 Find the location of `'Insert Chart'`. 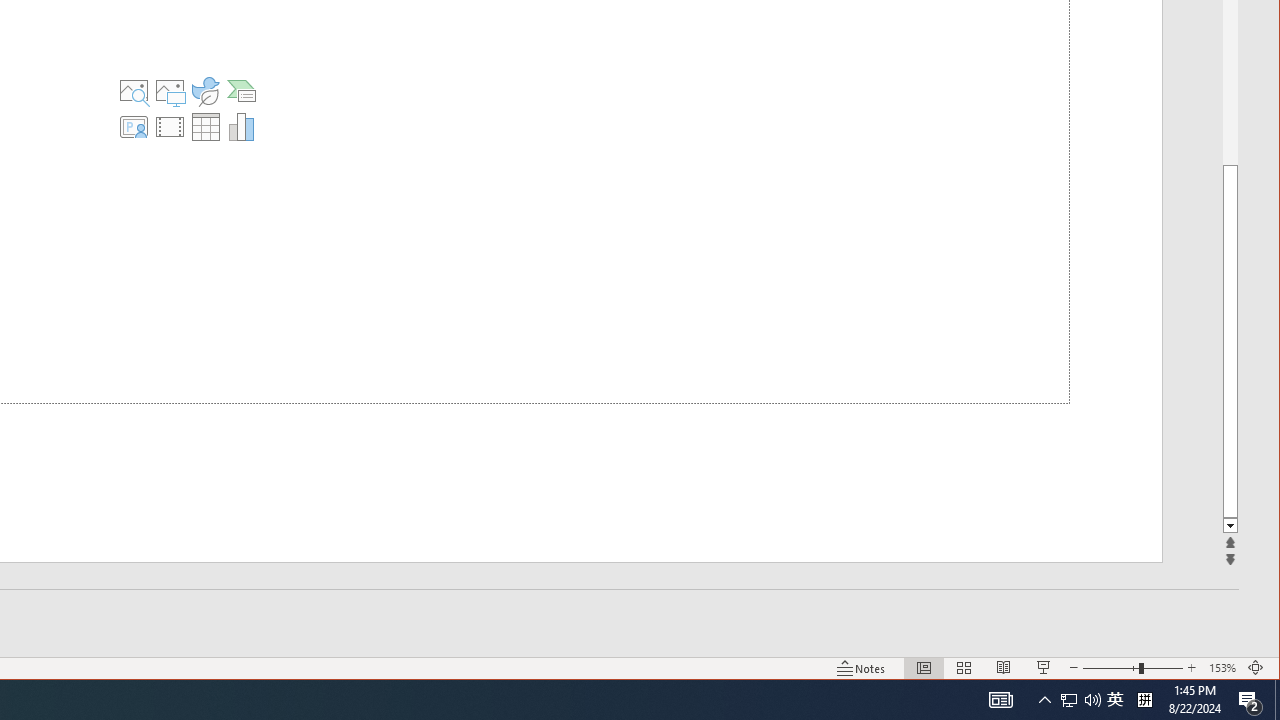

'Insert Chart' is located at coordinates (241, 127).